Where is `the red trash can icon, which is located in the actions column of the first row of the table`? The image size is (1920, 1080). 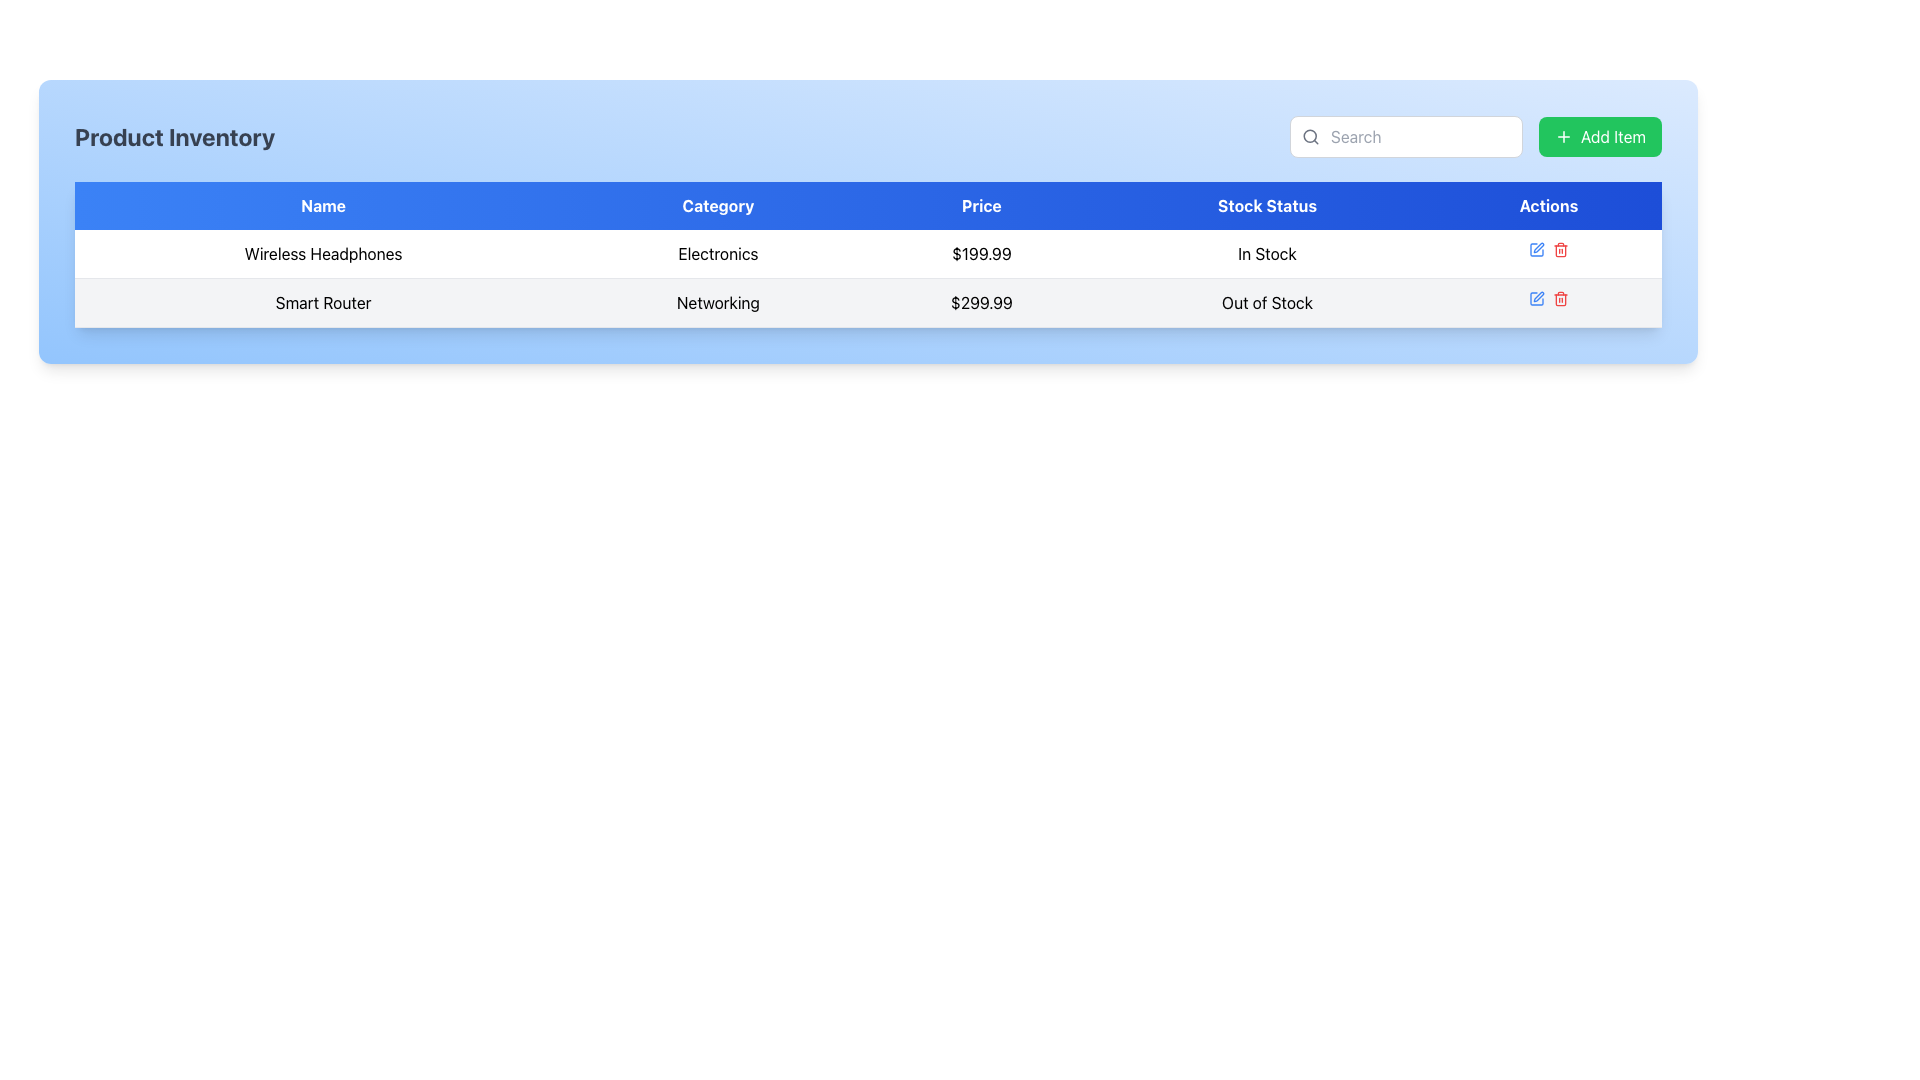
the red trash can icon, which is located in the actions column of the first row of the table is located at coordinates (1559, 249).